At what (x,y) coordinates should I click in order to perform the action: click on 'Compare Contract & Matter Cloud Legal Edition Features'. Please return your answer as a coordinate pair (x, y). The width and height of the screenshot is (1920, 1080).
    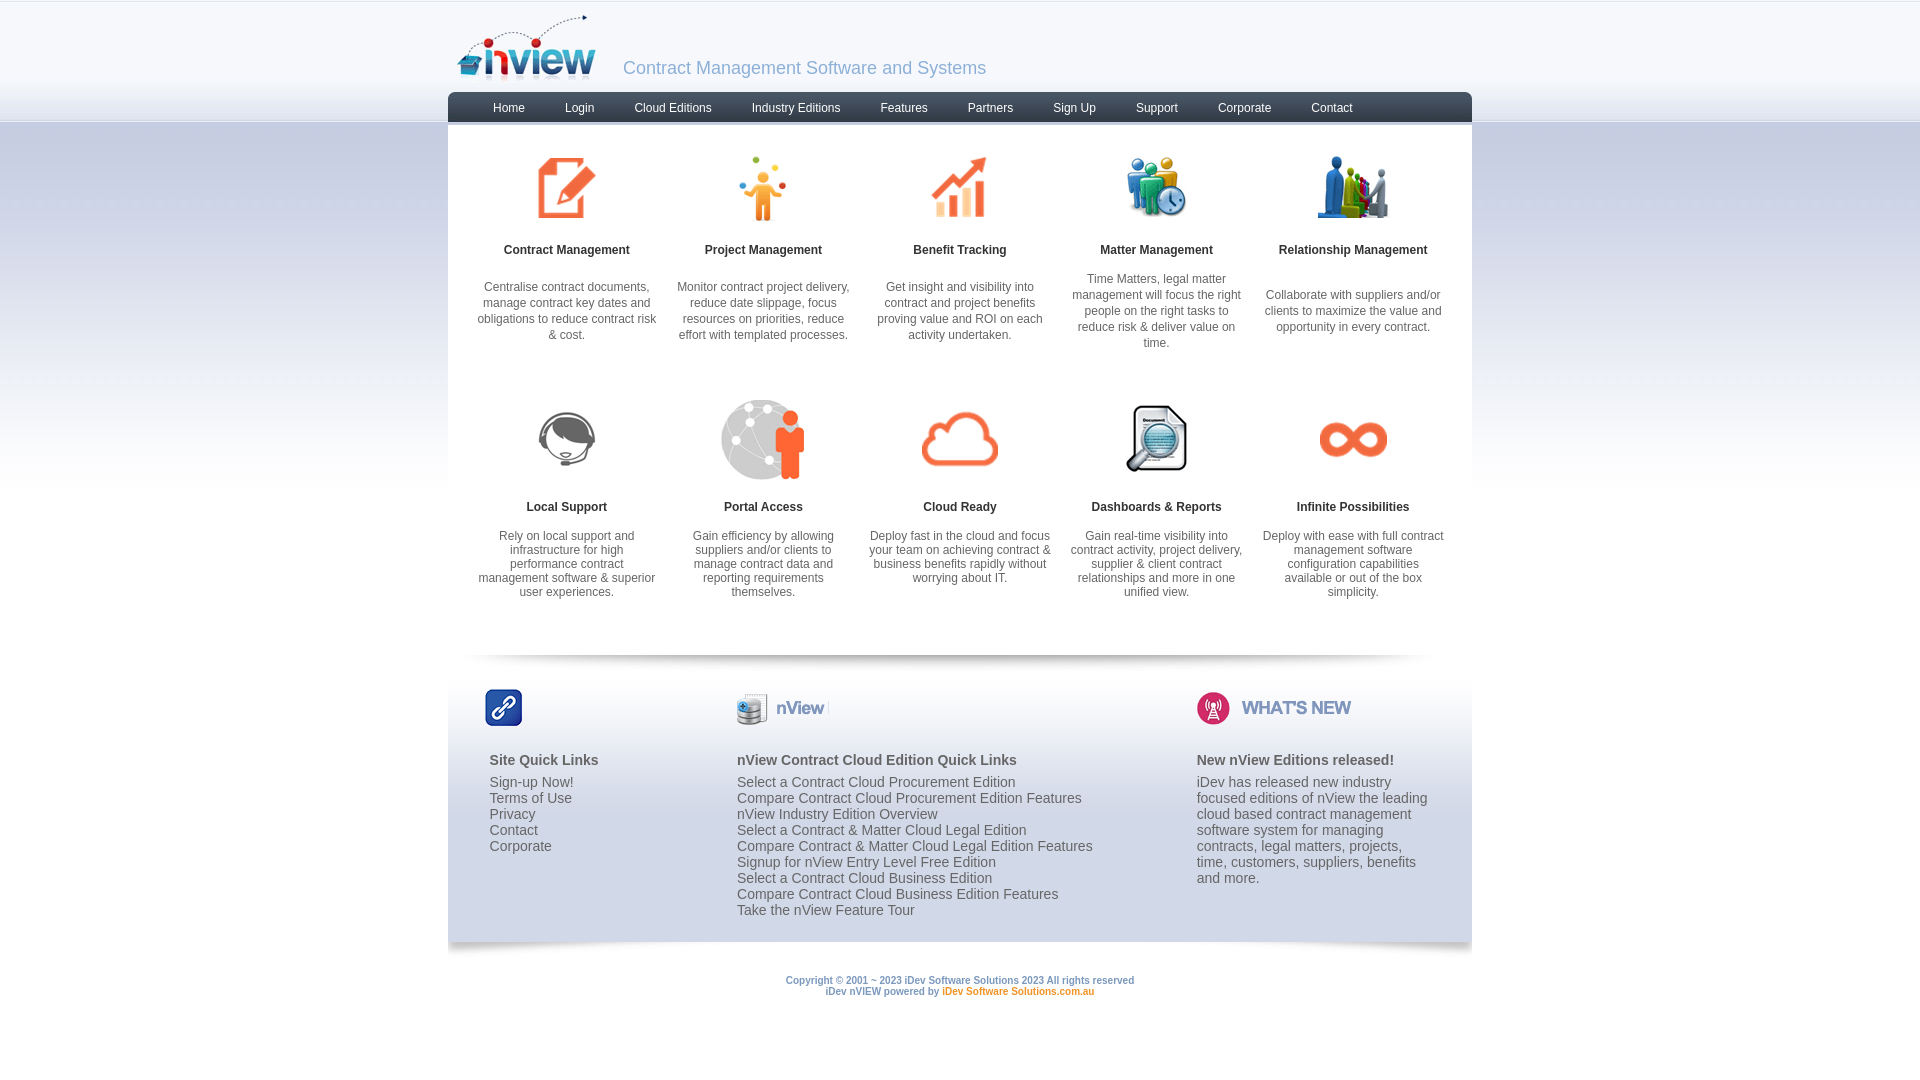
    Looking at the image, I should click on (914, 845).